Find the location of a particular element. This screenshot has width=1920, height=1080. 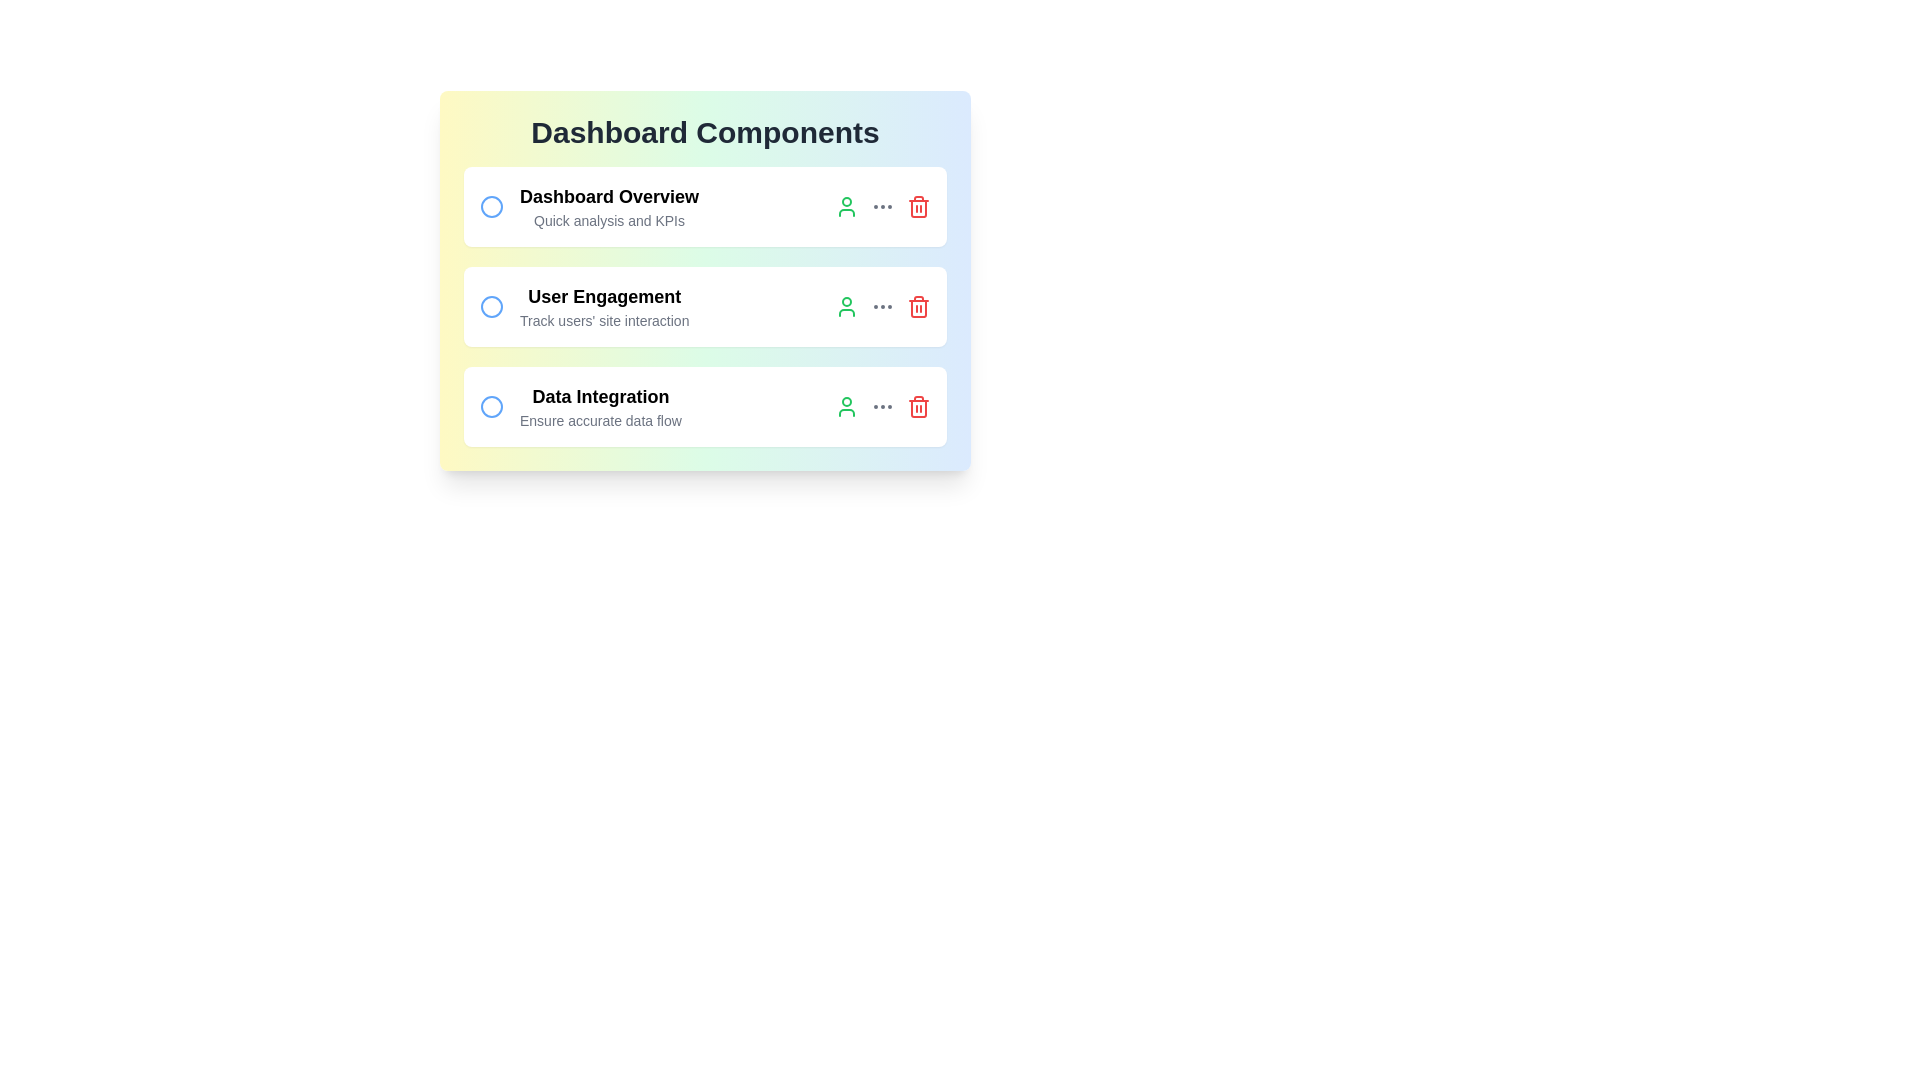

the circle next to the task 'User Engagement' to select it is located at coordinates (491, 307).